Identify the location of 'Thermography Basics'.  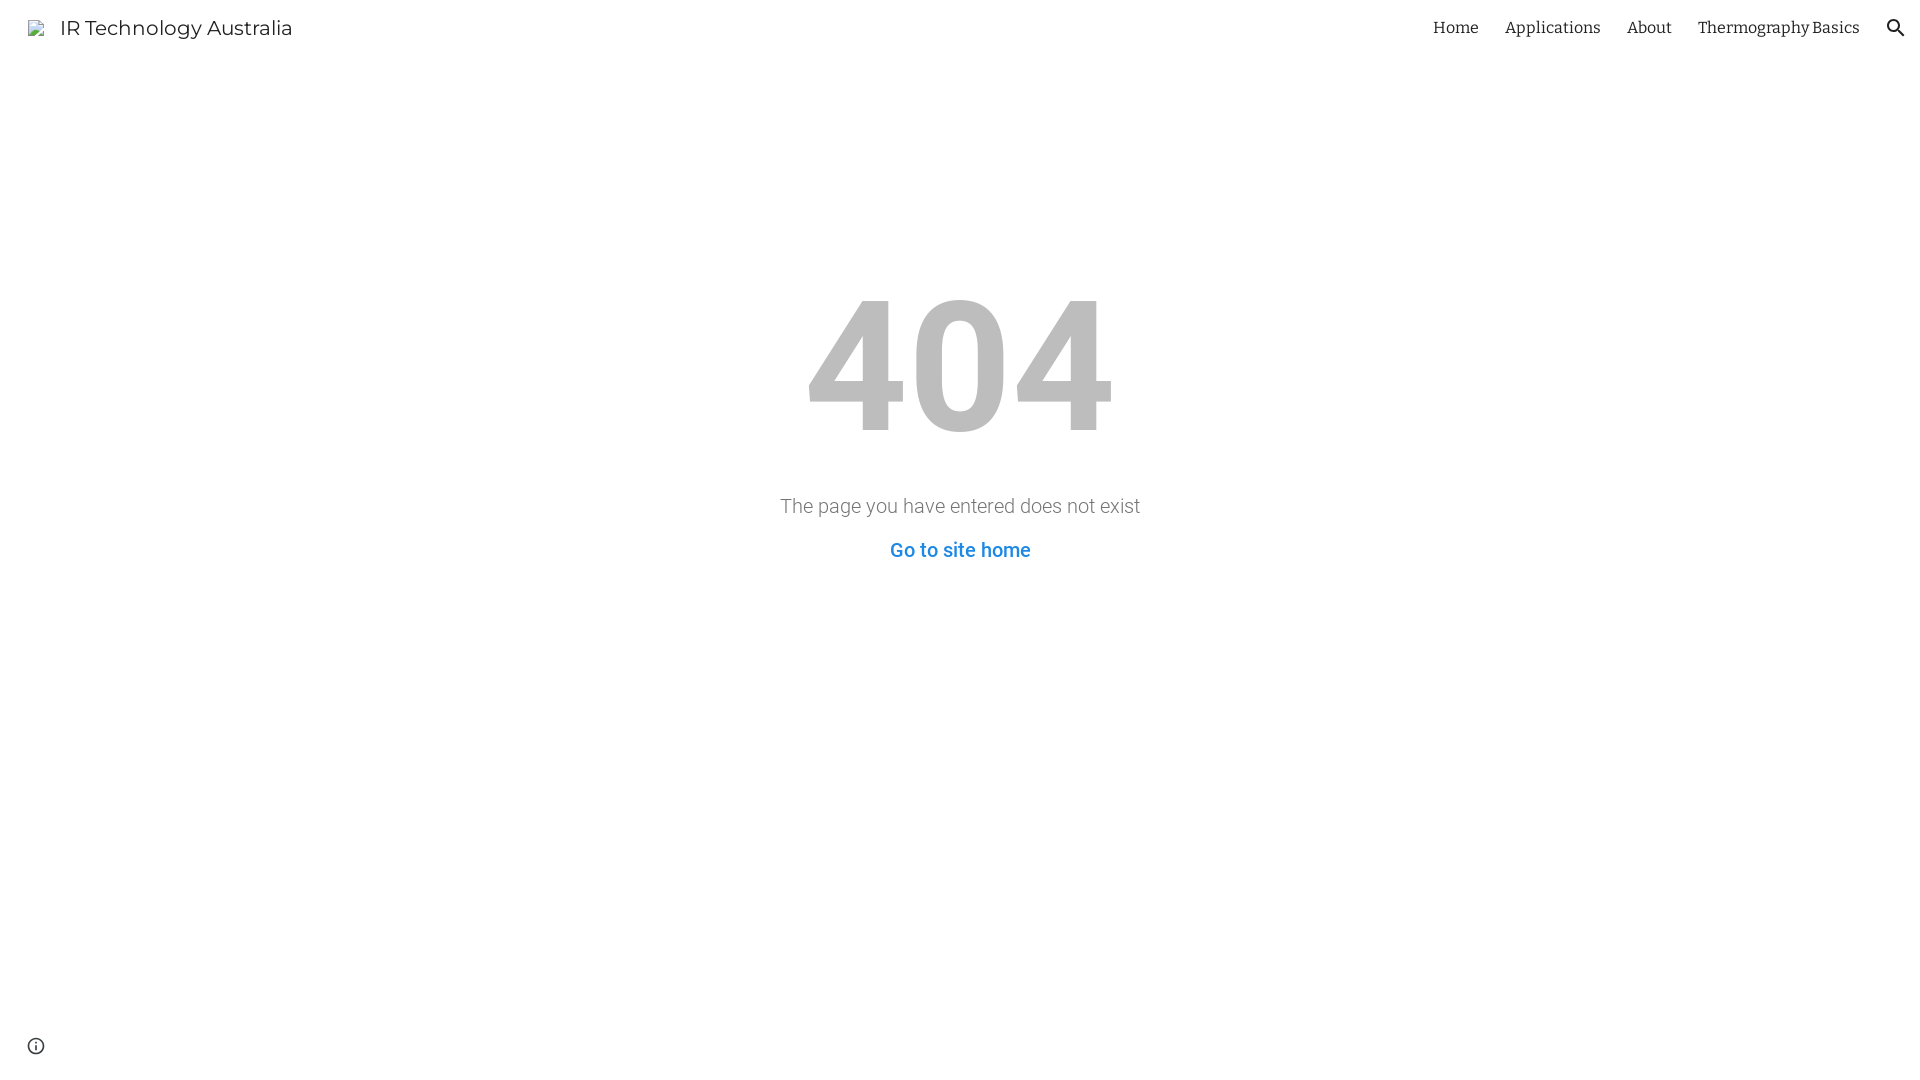
(1697, 27).